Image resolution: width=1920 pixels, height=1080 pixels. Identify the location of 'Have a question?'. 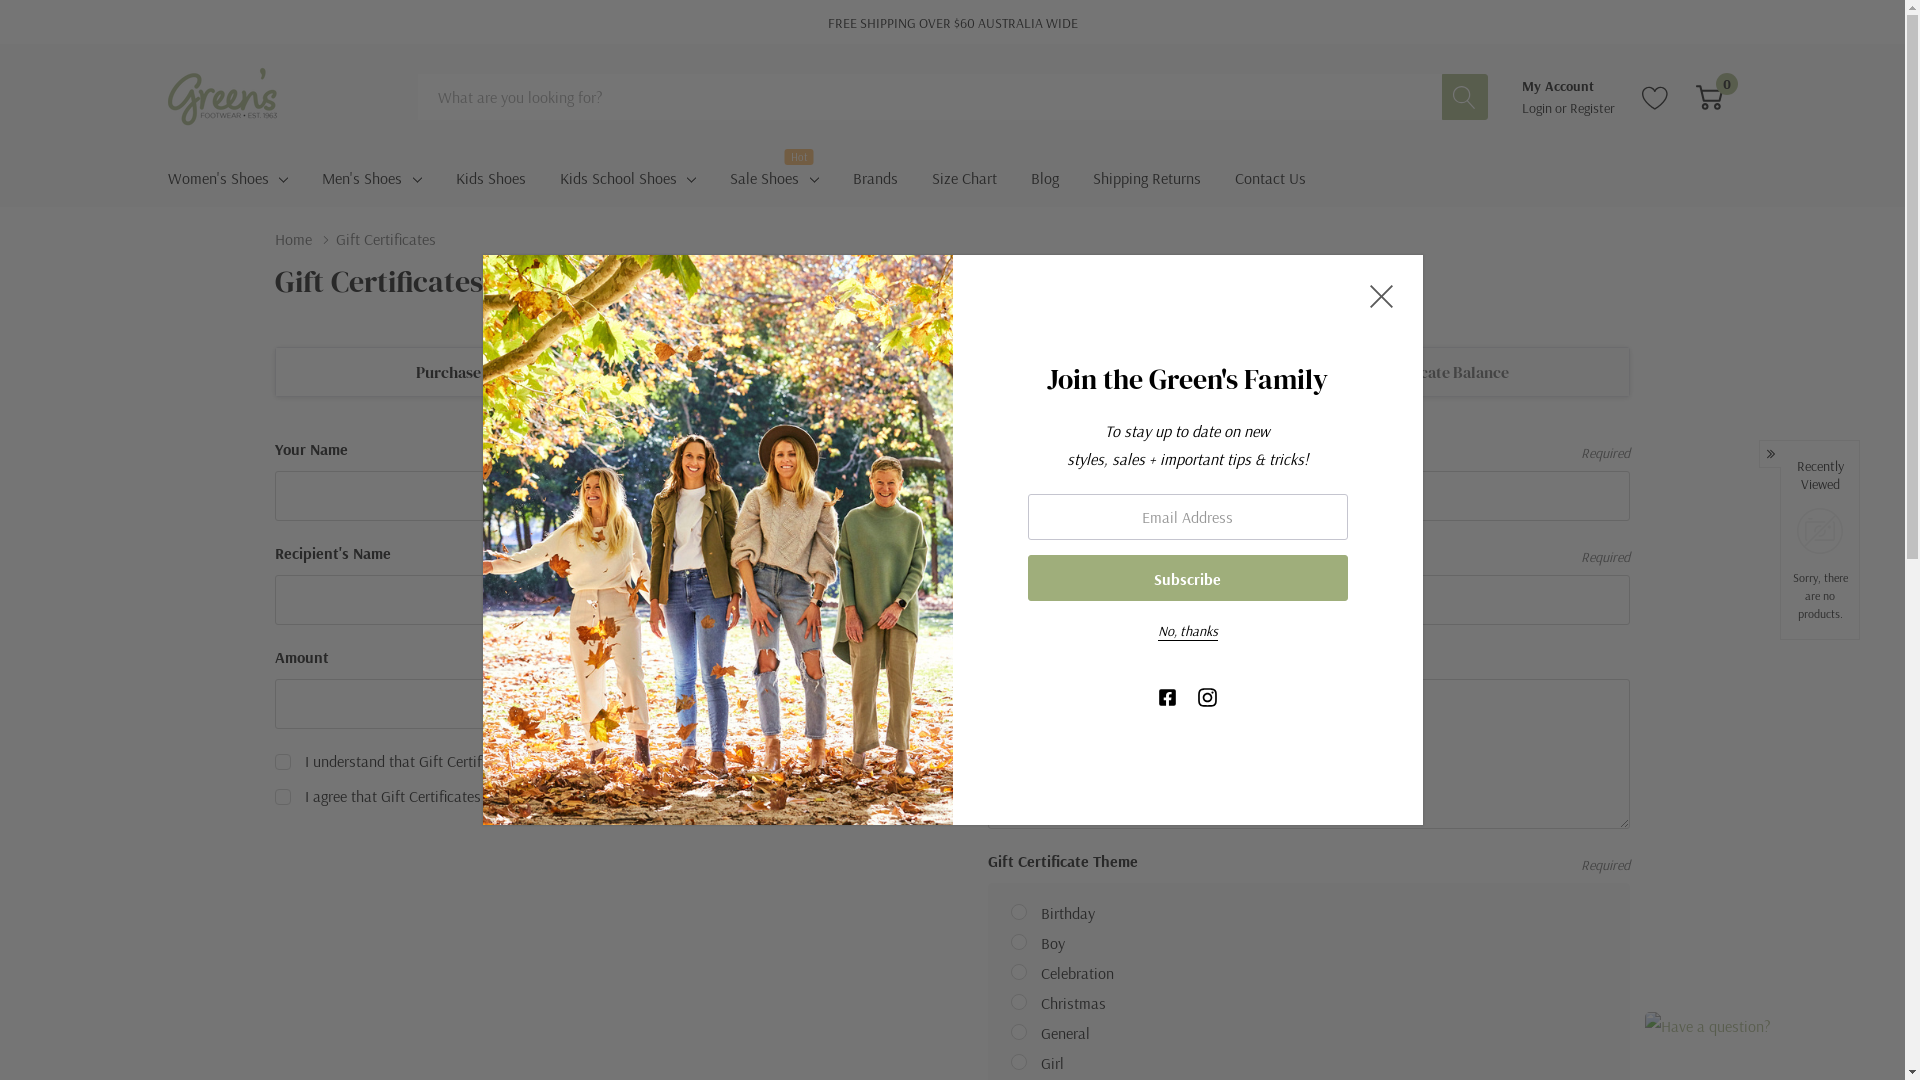
(1645, 1026).